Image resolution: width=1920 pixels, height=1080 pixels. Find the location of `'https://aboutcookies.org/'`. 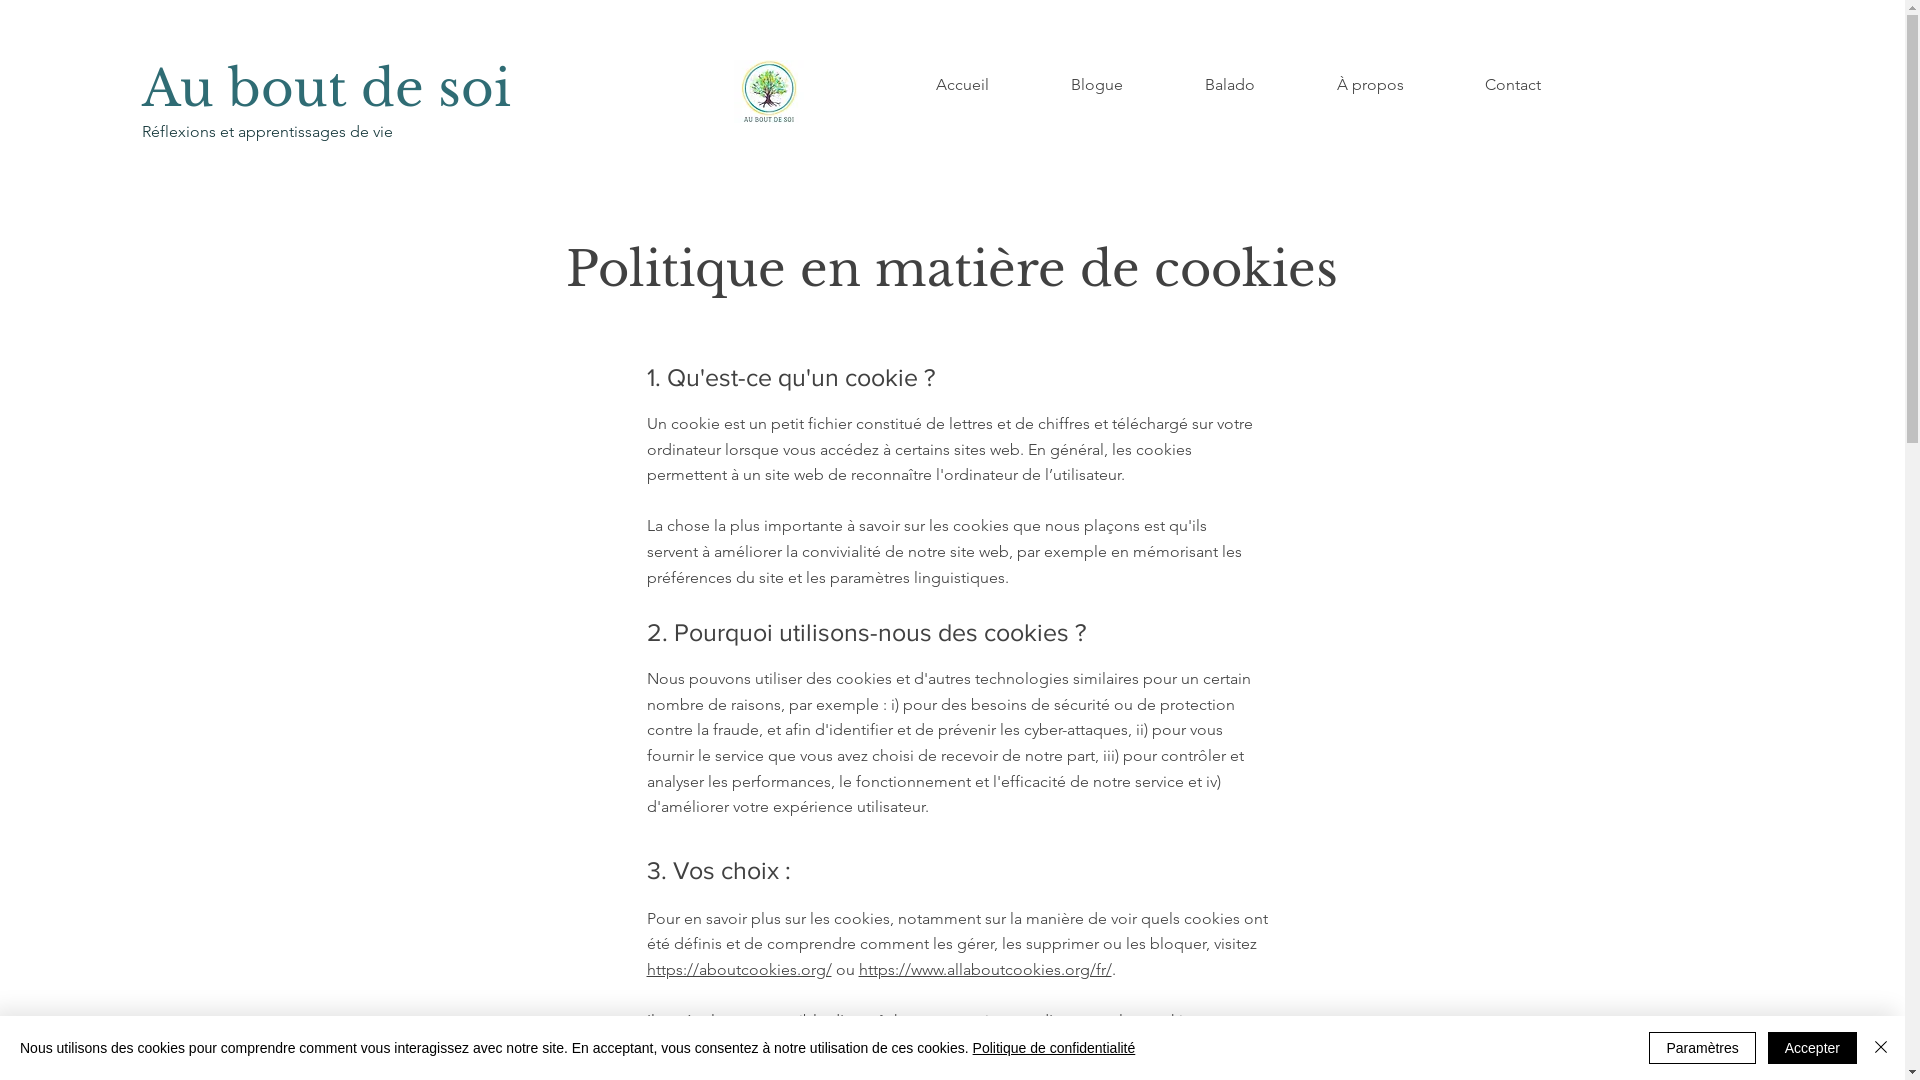

'https://aboutcookies.org/' is located at coordinates (737, 968).